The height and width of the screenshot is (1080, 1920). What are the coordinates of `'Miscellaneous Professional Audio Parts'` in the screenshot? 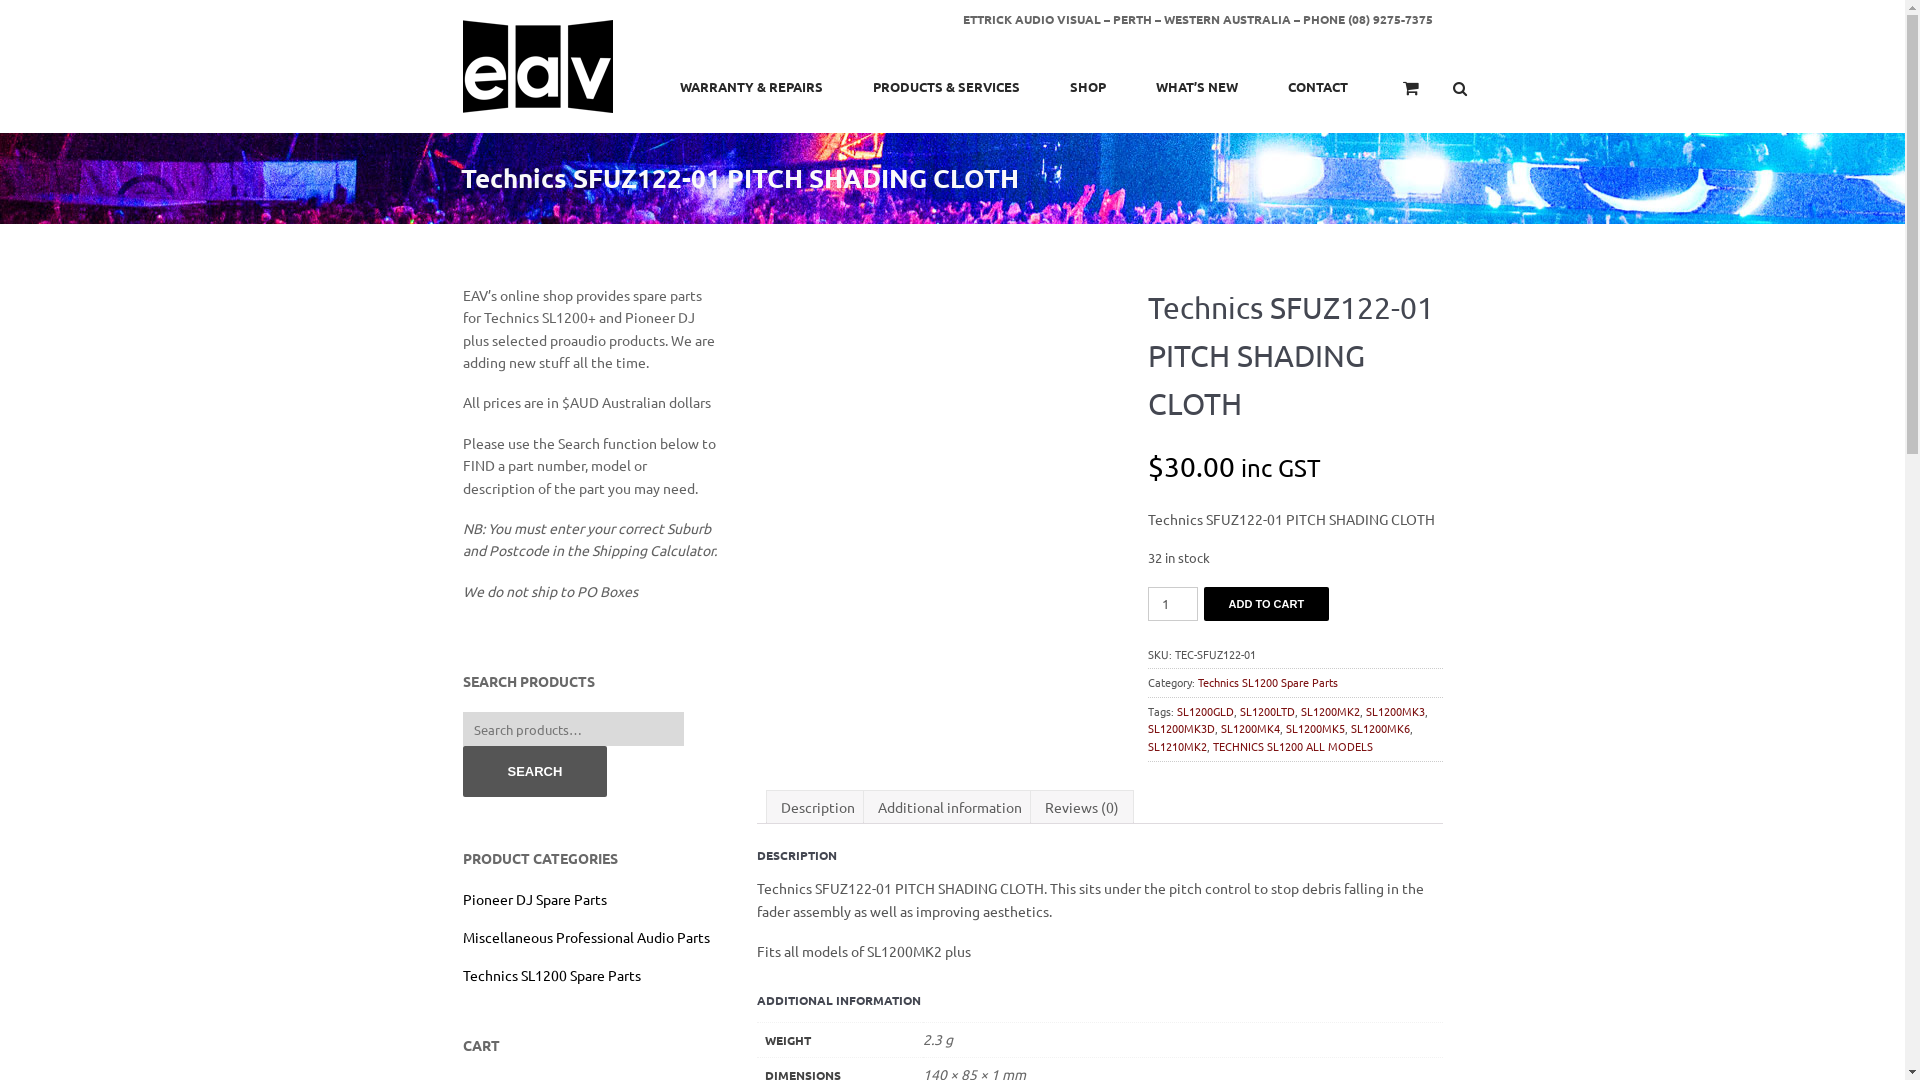 It's located at (584, 937).